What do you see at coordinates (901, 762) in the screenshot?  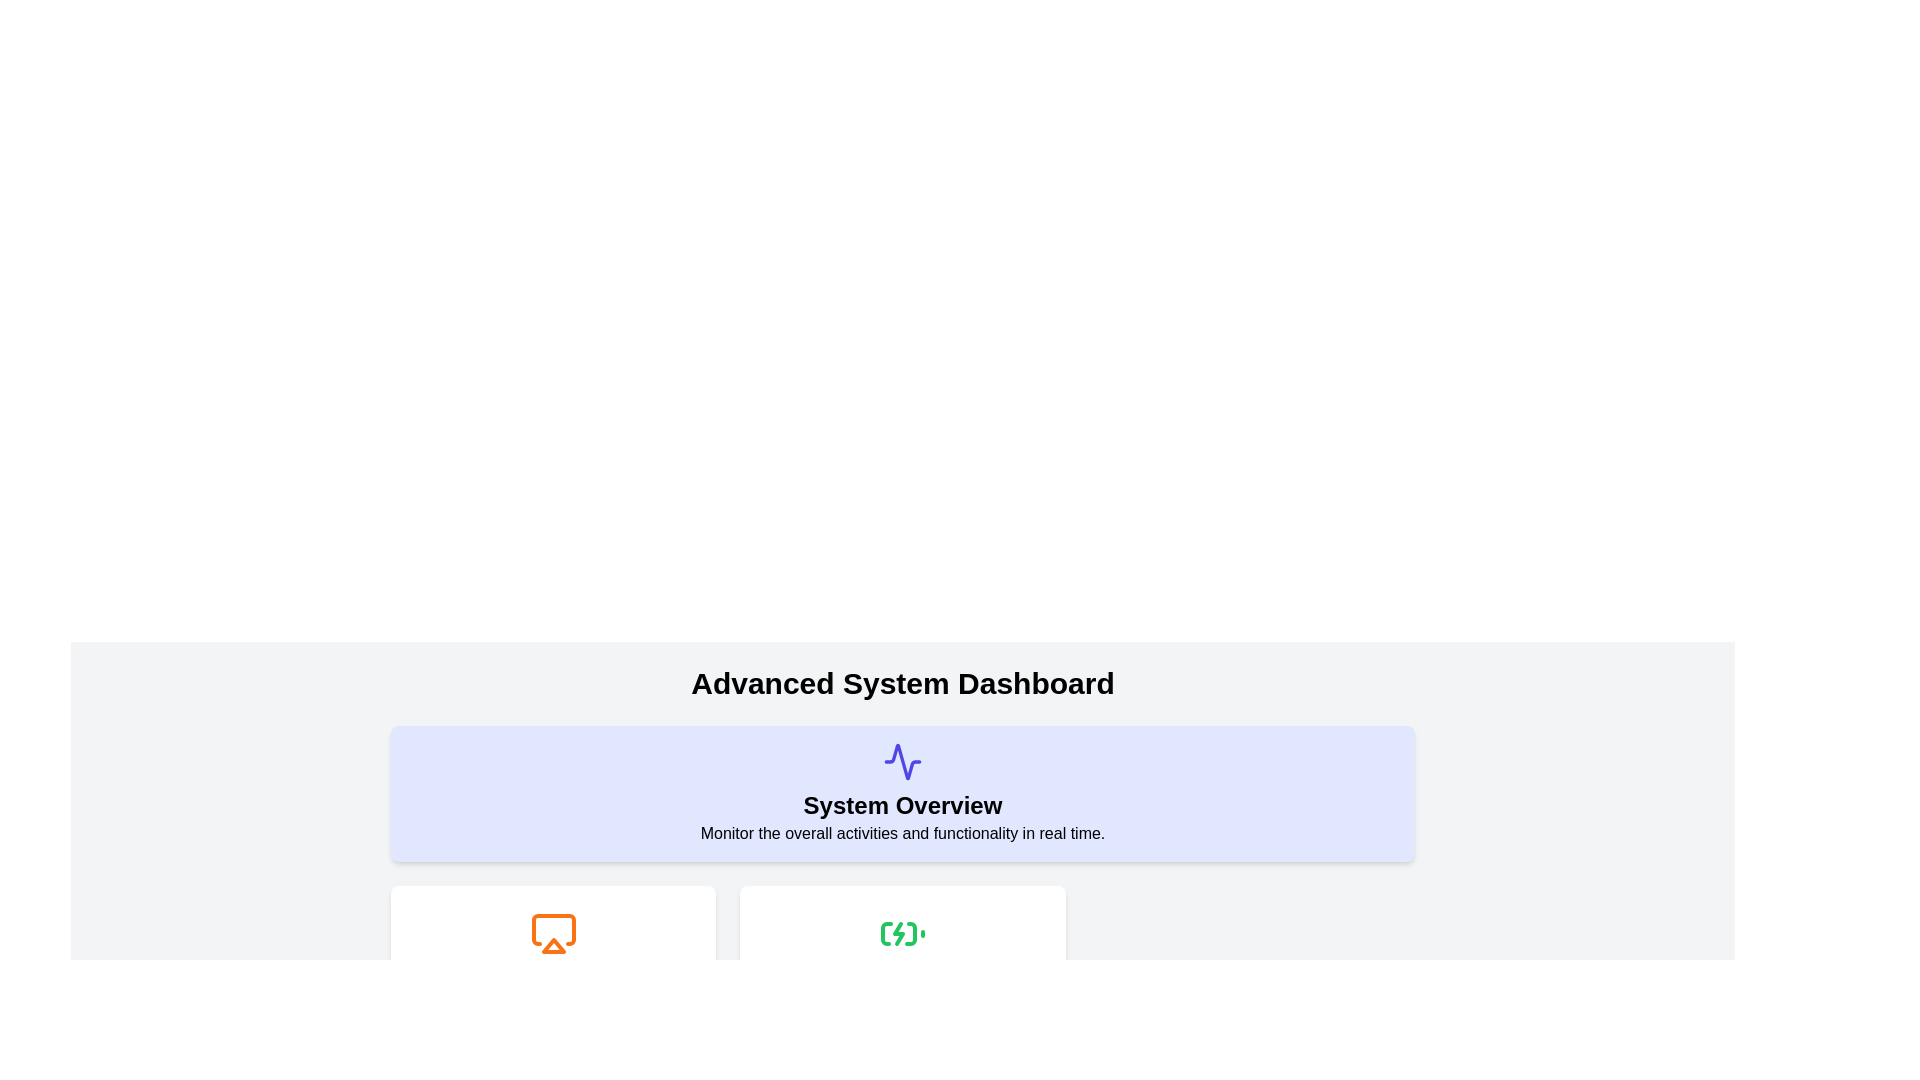 I see `the blue waveform SVG icon located centrally within the light blue area above the 'System Overview' heading` at bounding box center [901, 762].